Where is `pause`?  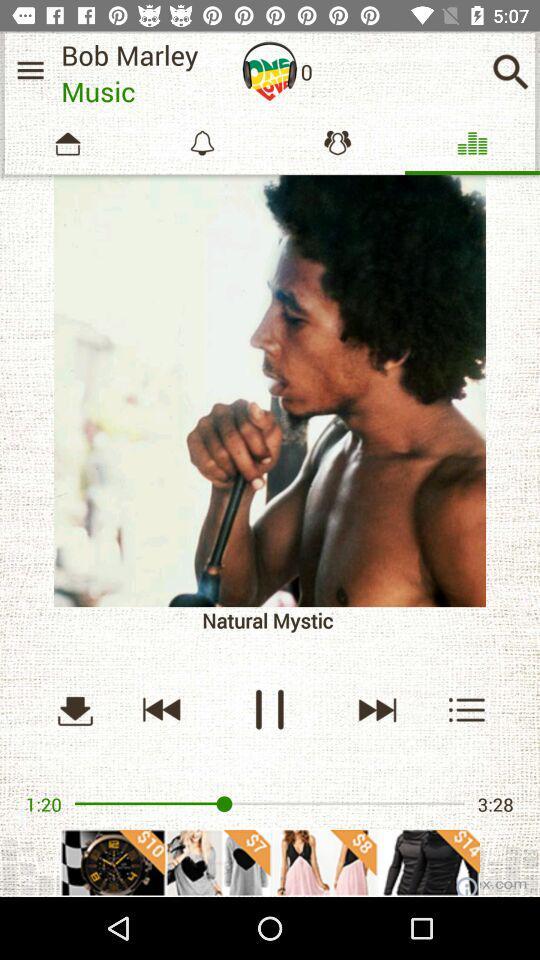
pause is located at coordinates (269, 709).